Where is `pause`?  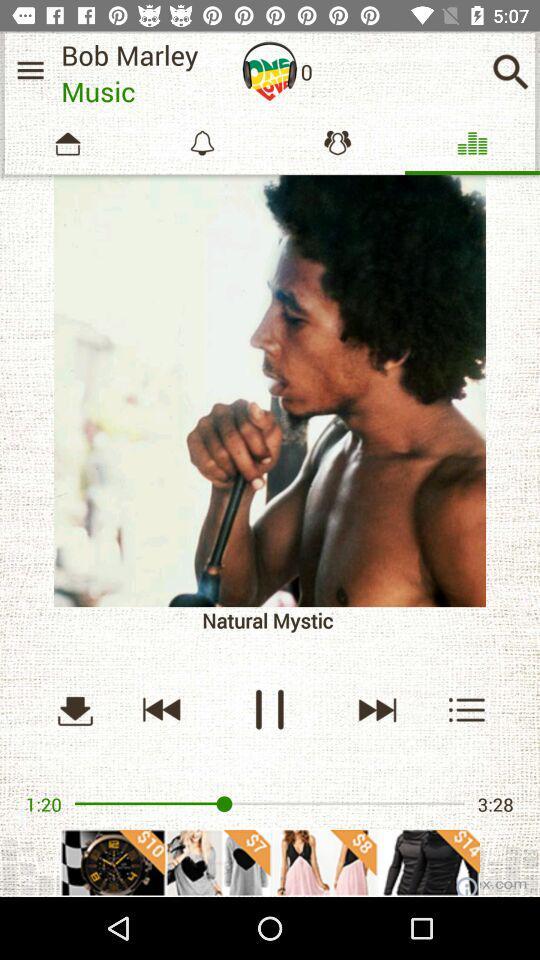
pause is located at coordinates (269, 709).